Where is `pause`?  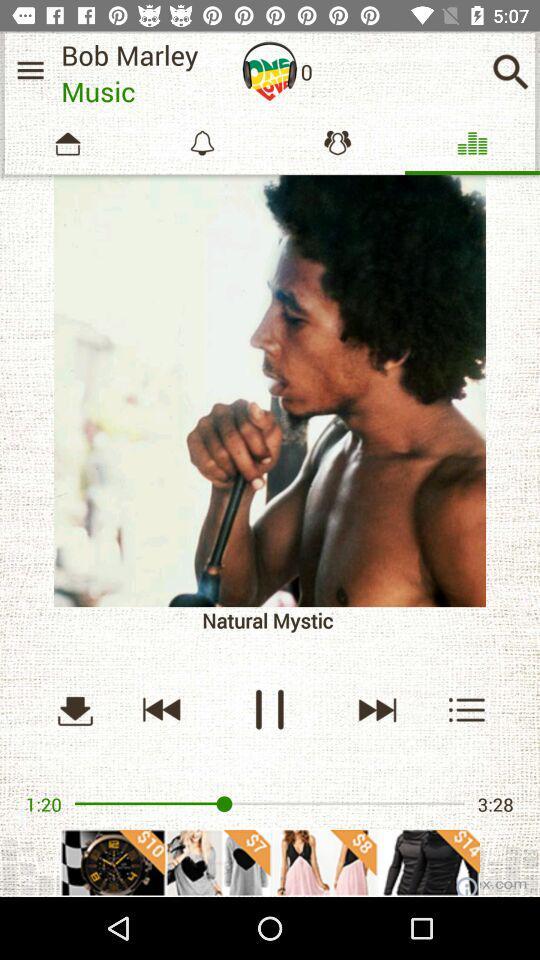
pause is located at coordinates (269, 709).